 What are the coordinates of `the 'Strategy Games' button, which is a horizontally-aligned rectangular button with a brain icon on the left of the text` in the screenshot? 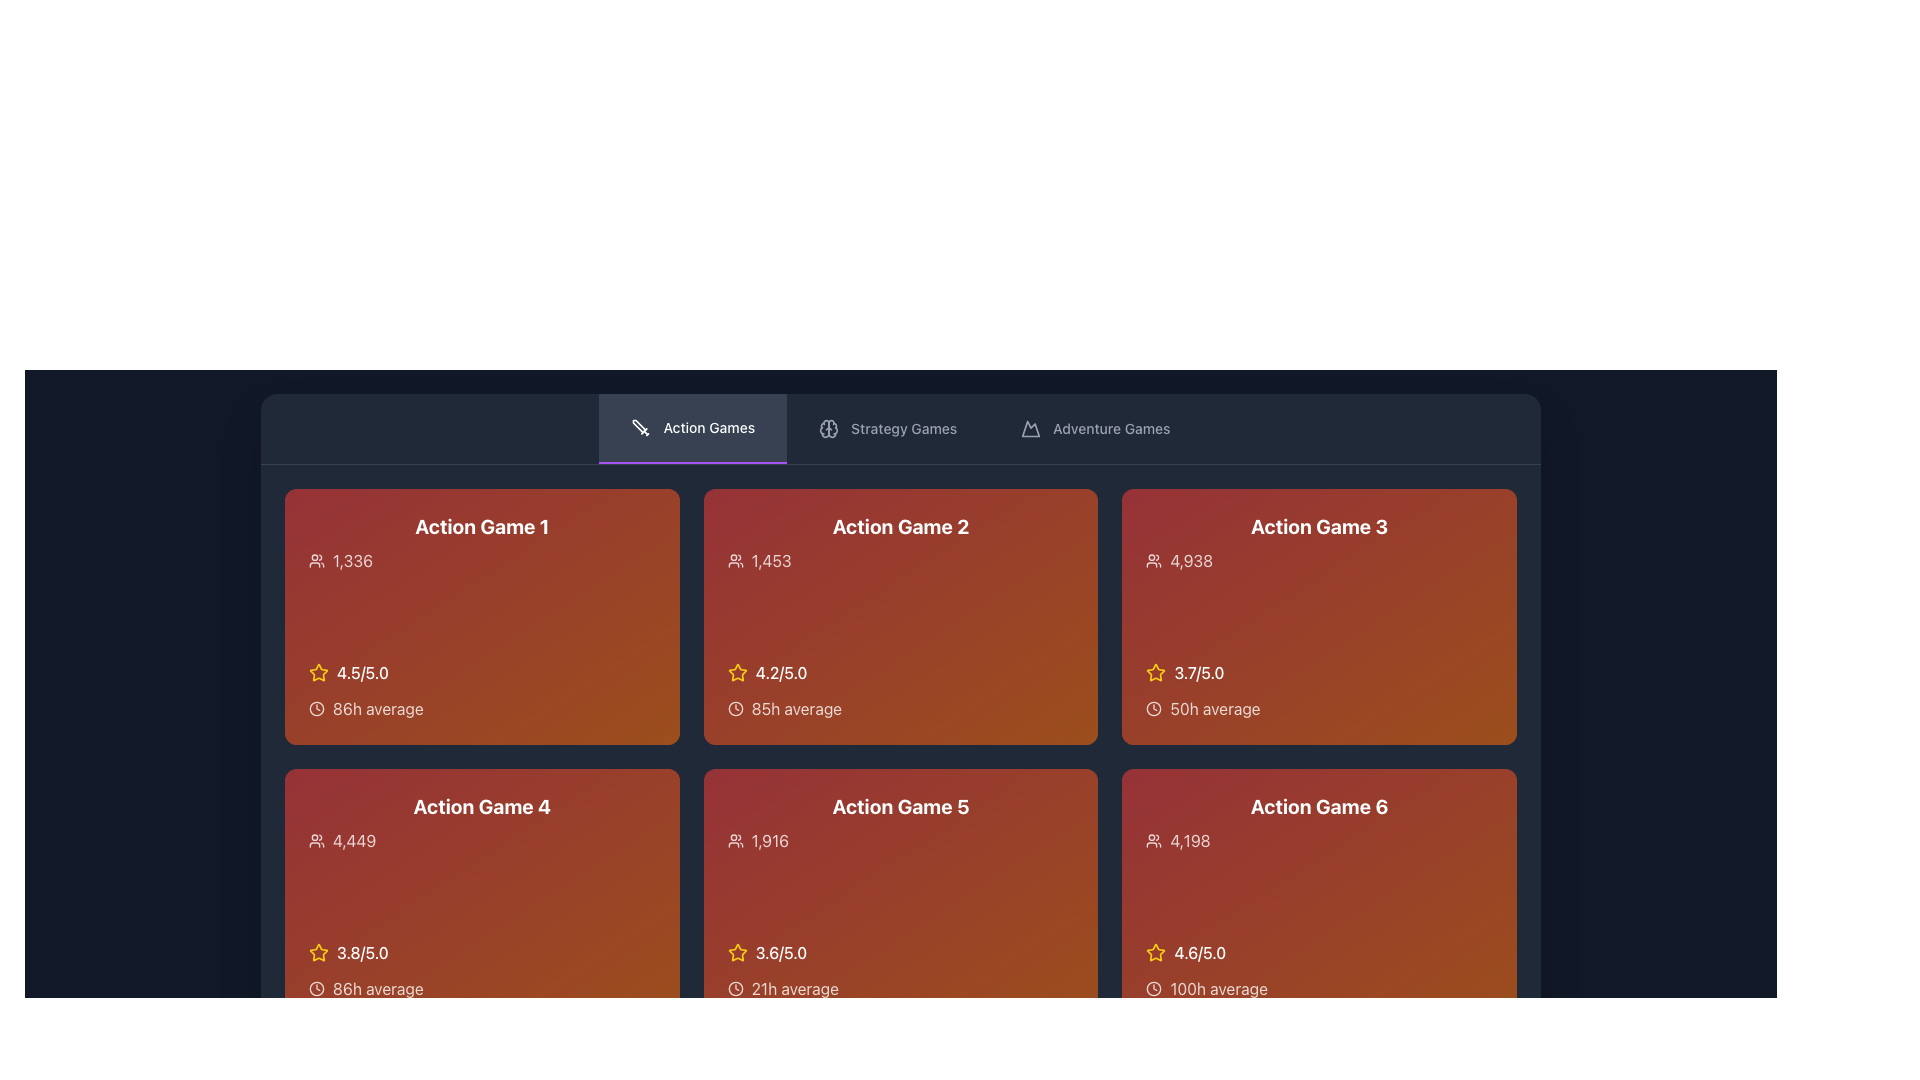 It's located at (887, 427).